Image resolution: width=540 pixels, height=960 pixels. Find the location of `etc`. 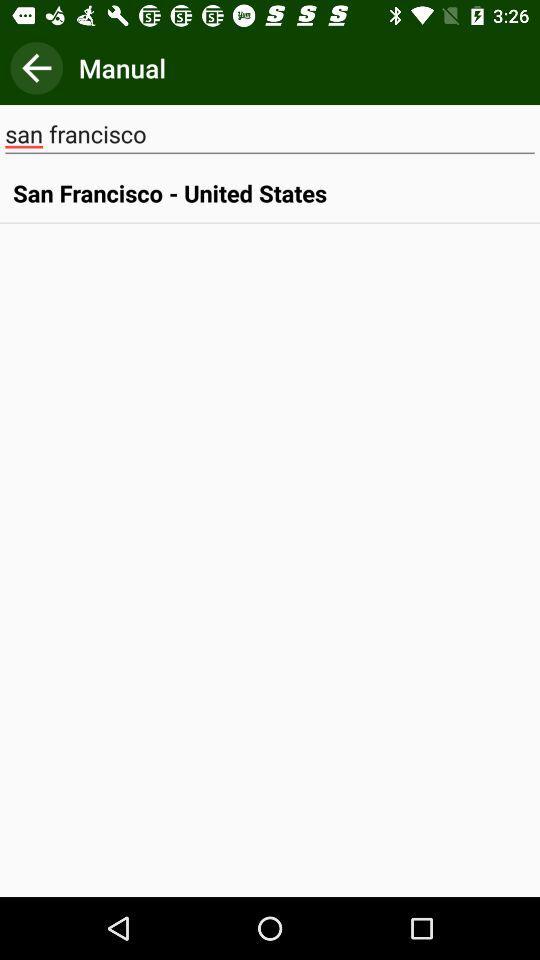

etc is located at coordinates (36, 68).